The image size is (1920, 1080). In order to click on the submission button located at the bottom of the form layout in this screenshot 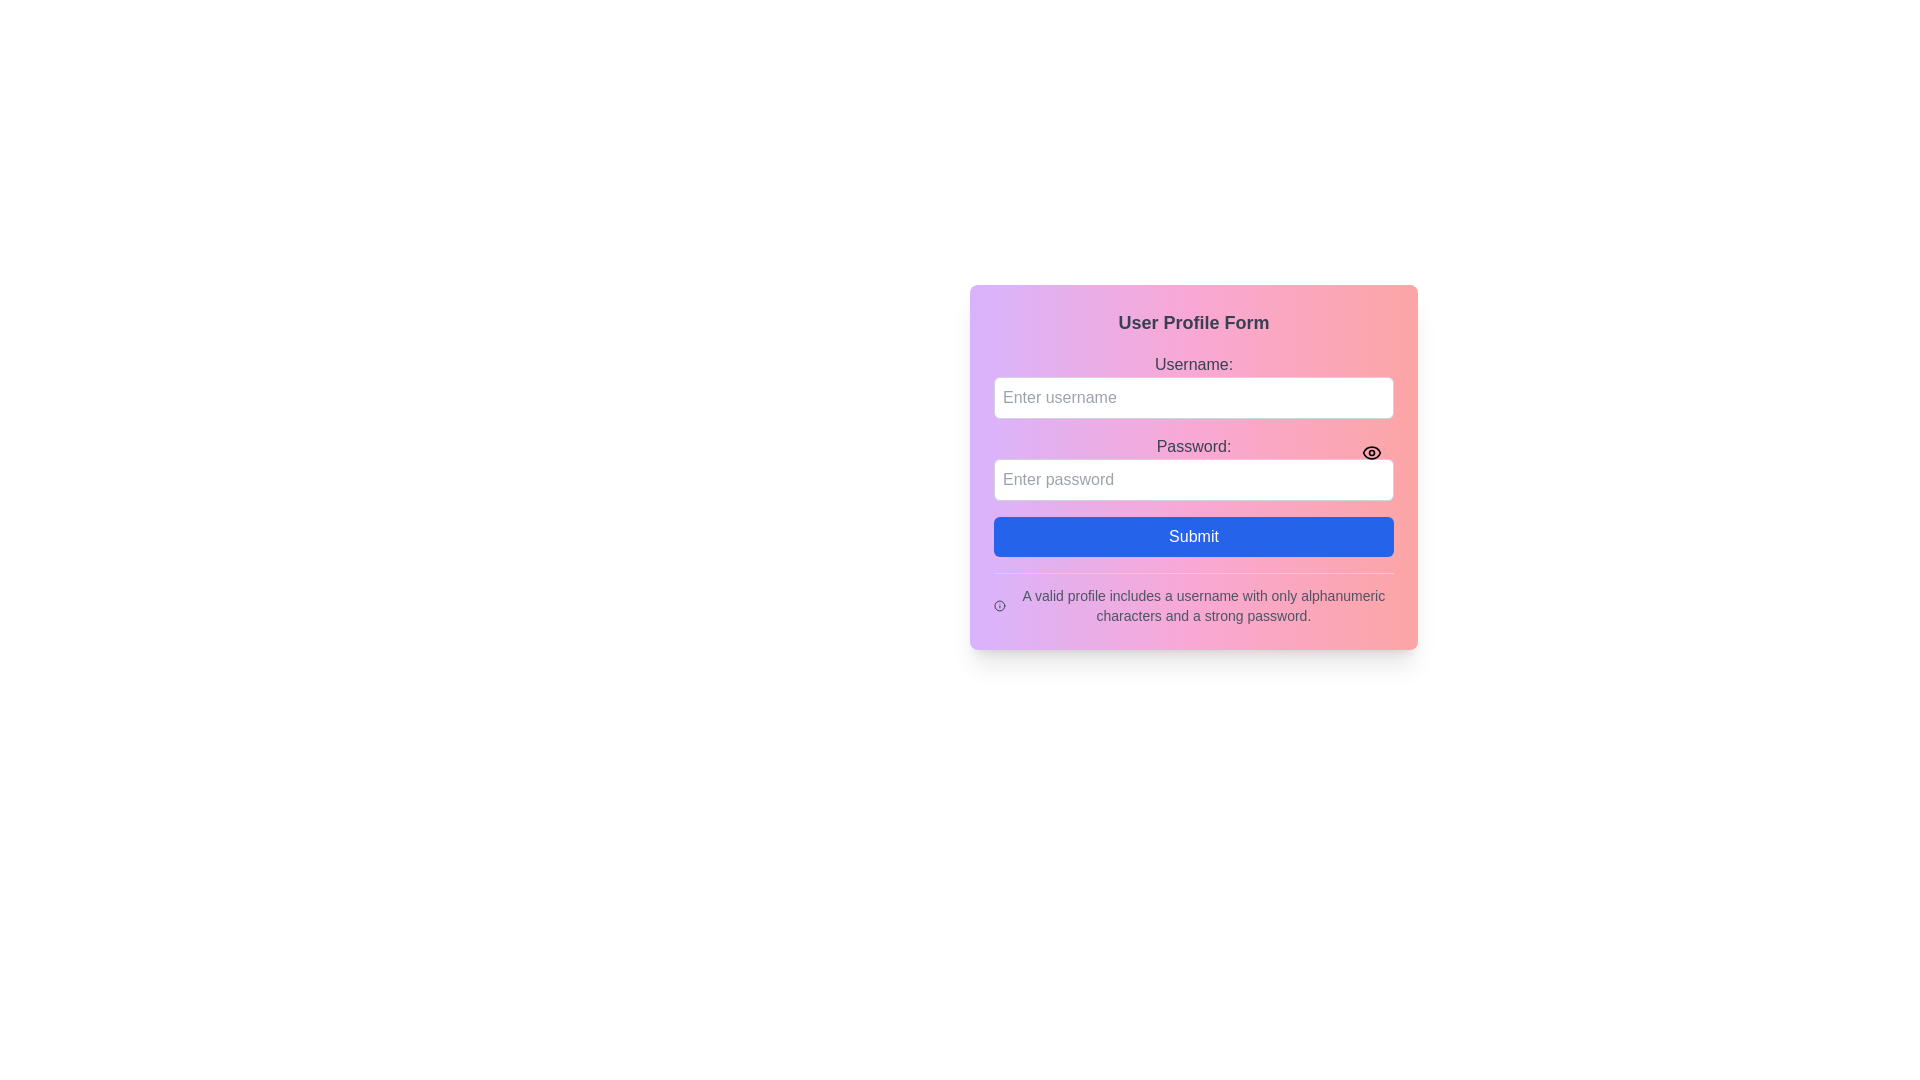, I will do `click(1194, 535)`.